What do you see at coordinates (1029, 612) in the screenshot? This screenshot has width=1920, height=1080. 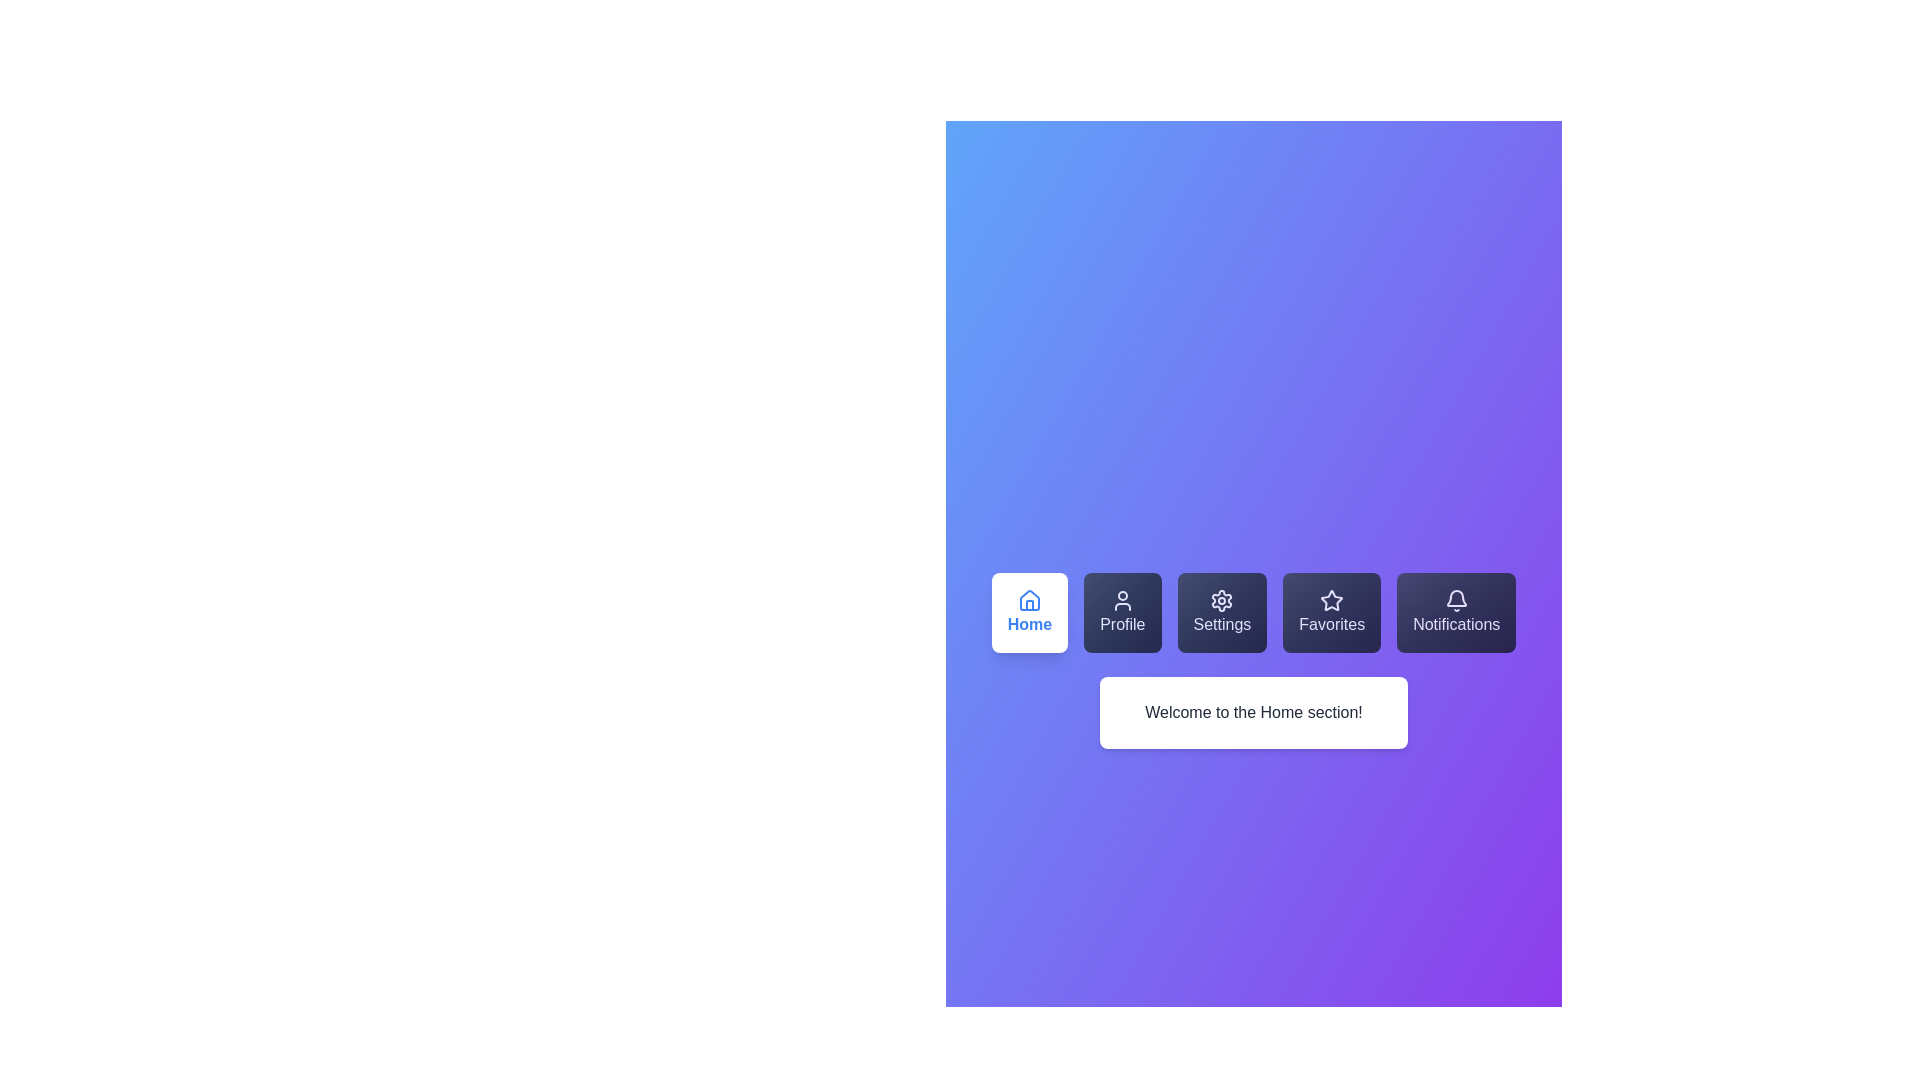 I see `the 'Home' button, which is a rectangular button with rounded corners, white background, and blue font, featuring a house icon above the text, located in the toolbar as the first button from the left` at bounding box center [1029, 612].